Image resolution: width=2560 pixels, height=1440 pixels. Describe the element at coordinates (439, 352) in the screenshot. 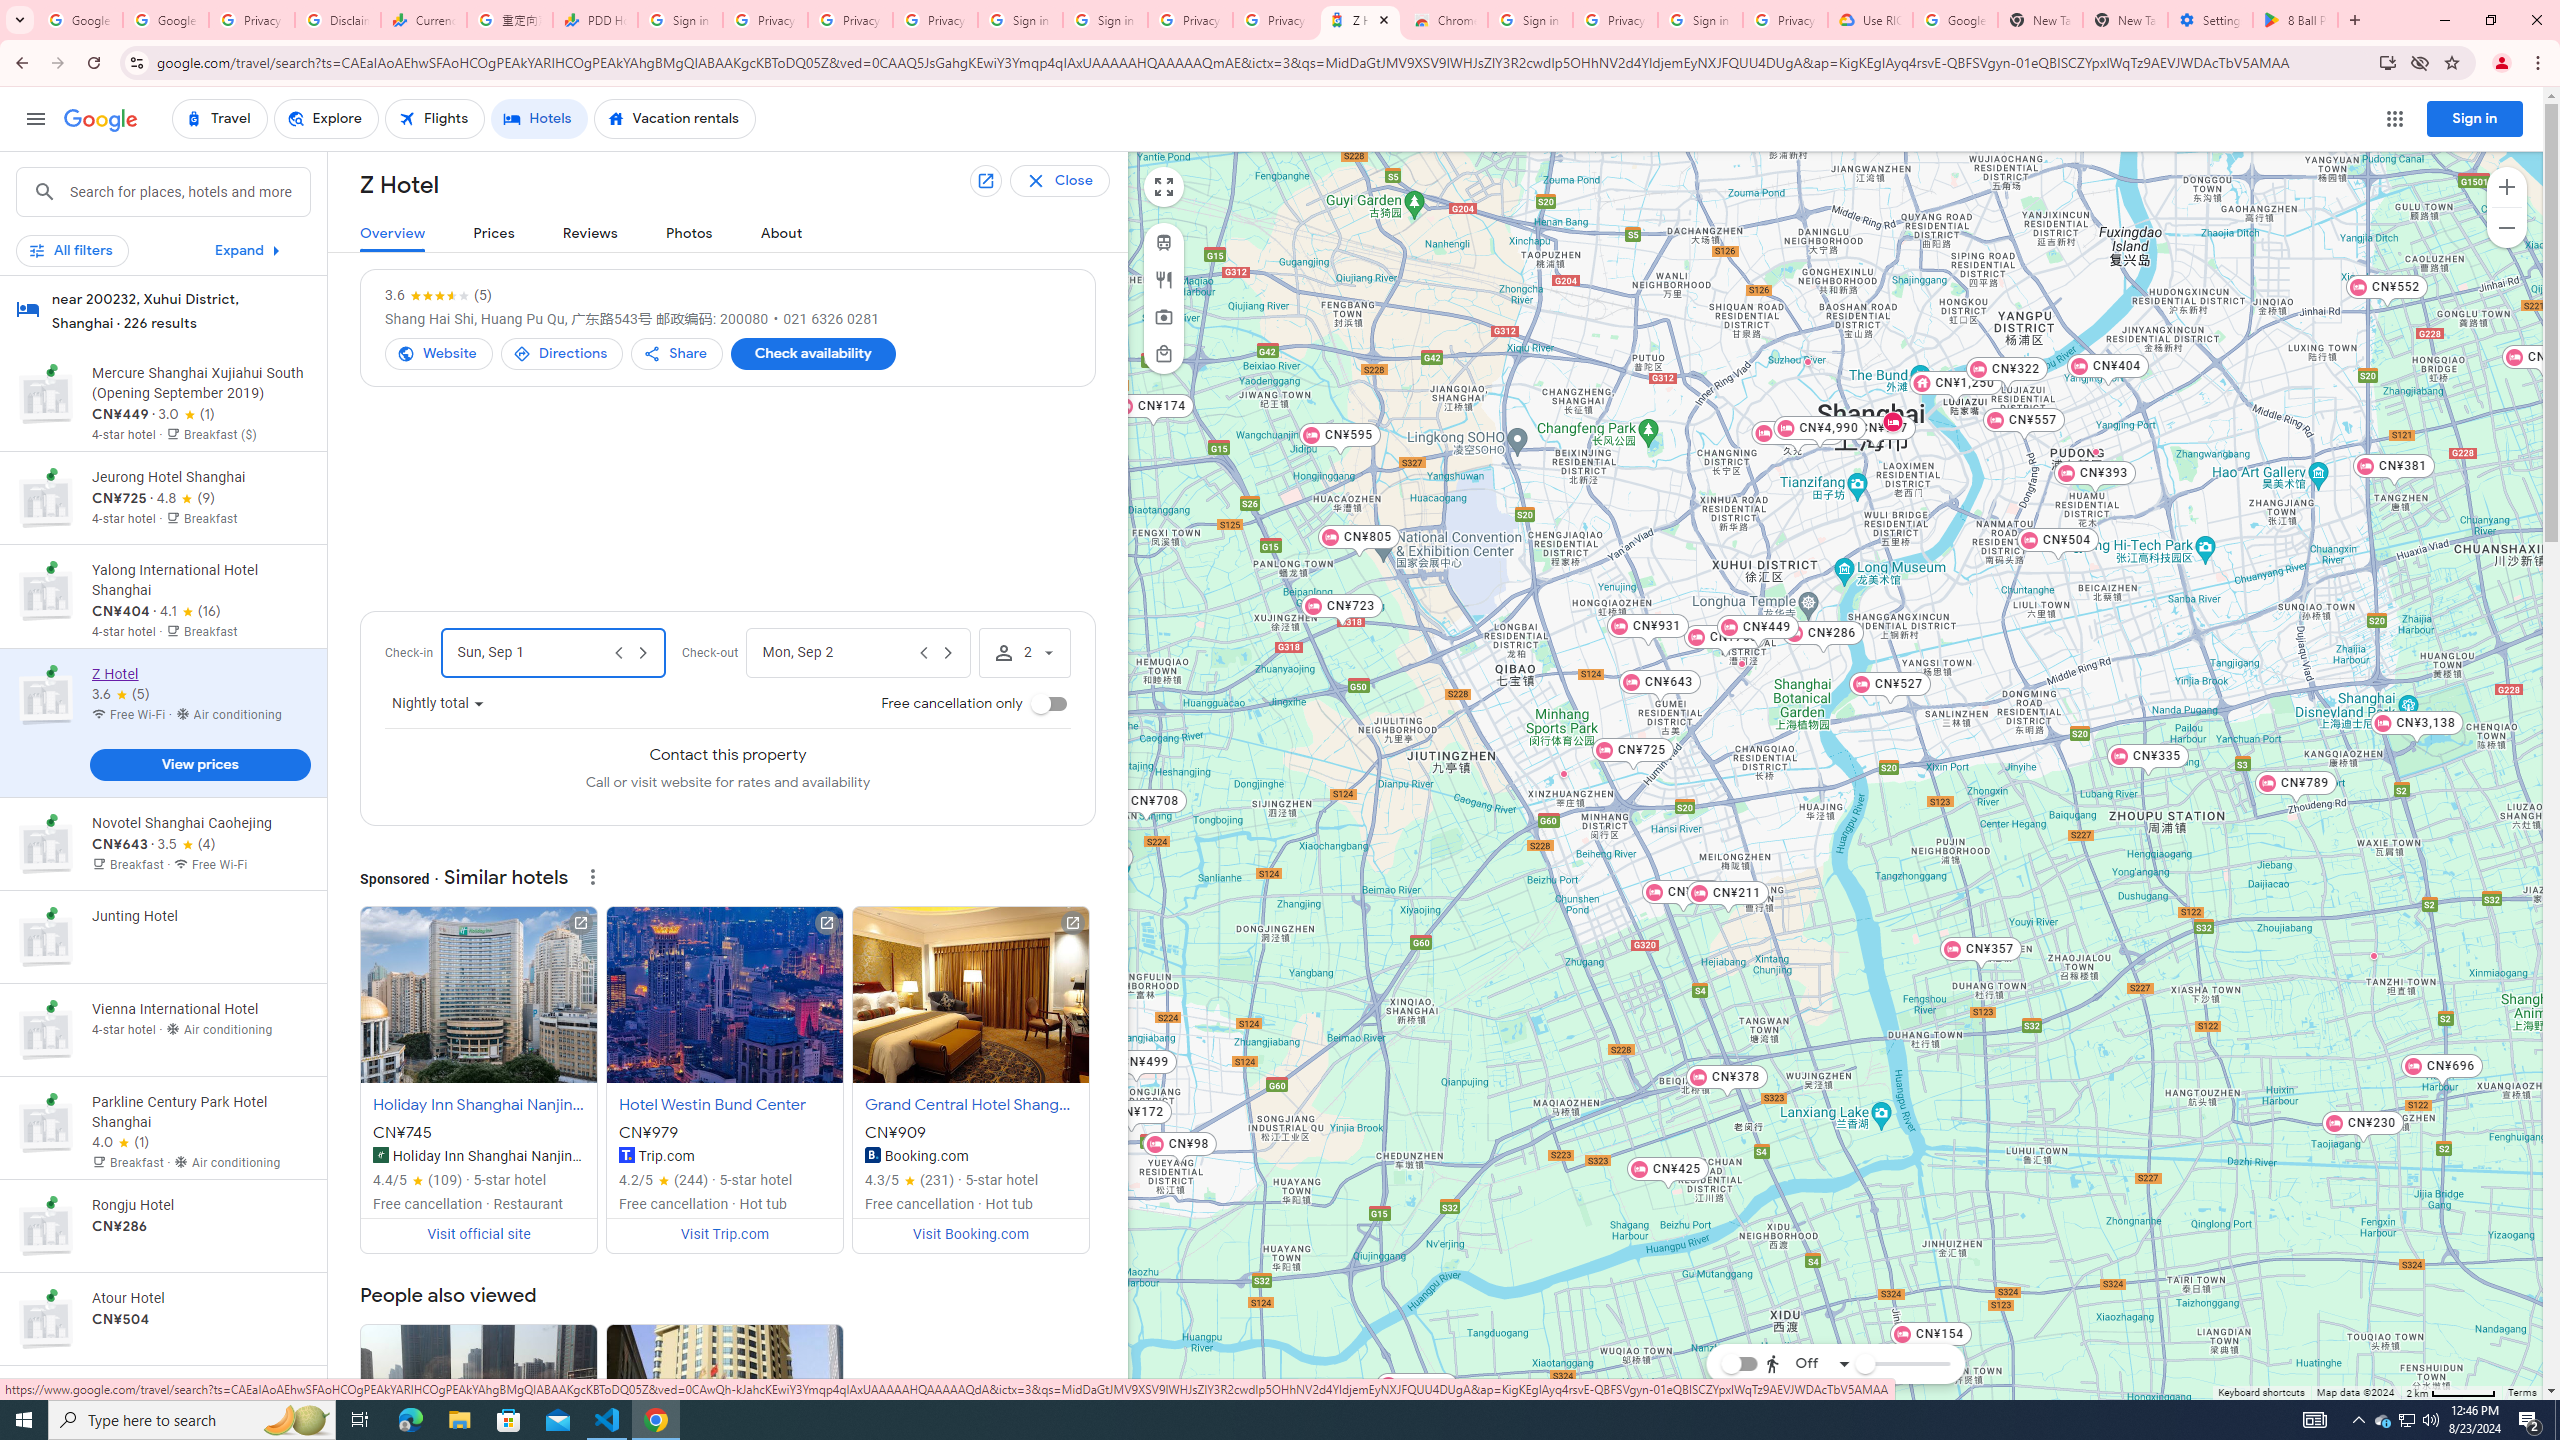

I see `'Visit site for Z Hotel'` at that location.